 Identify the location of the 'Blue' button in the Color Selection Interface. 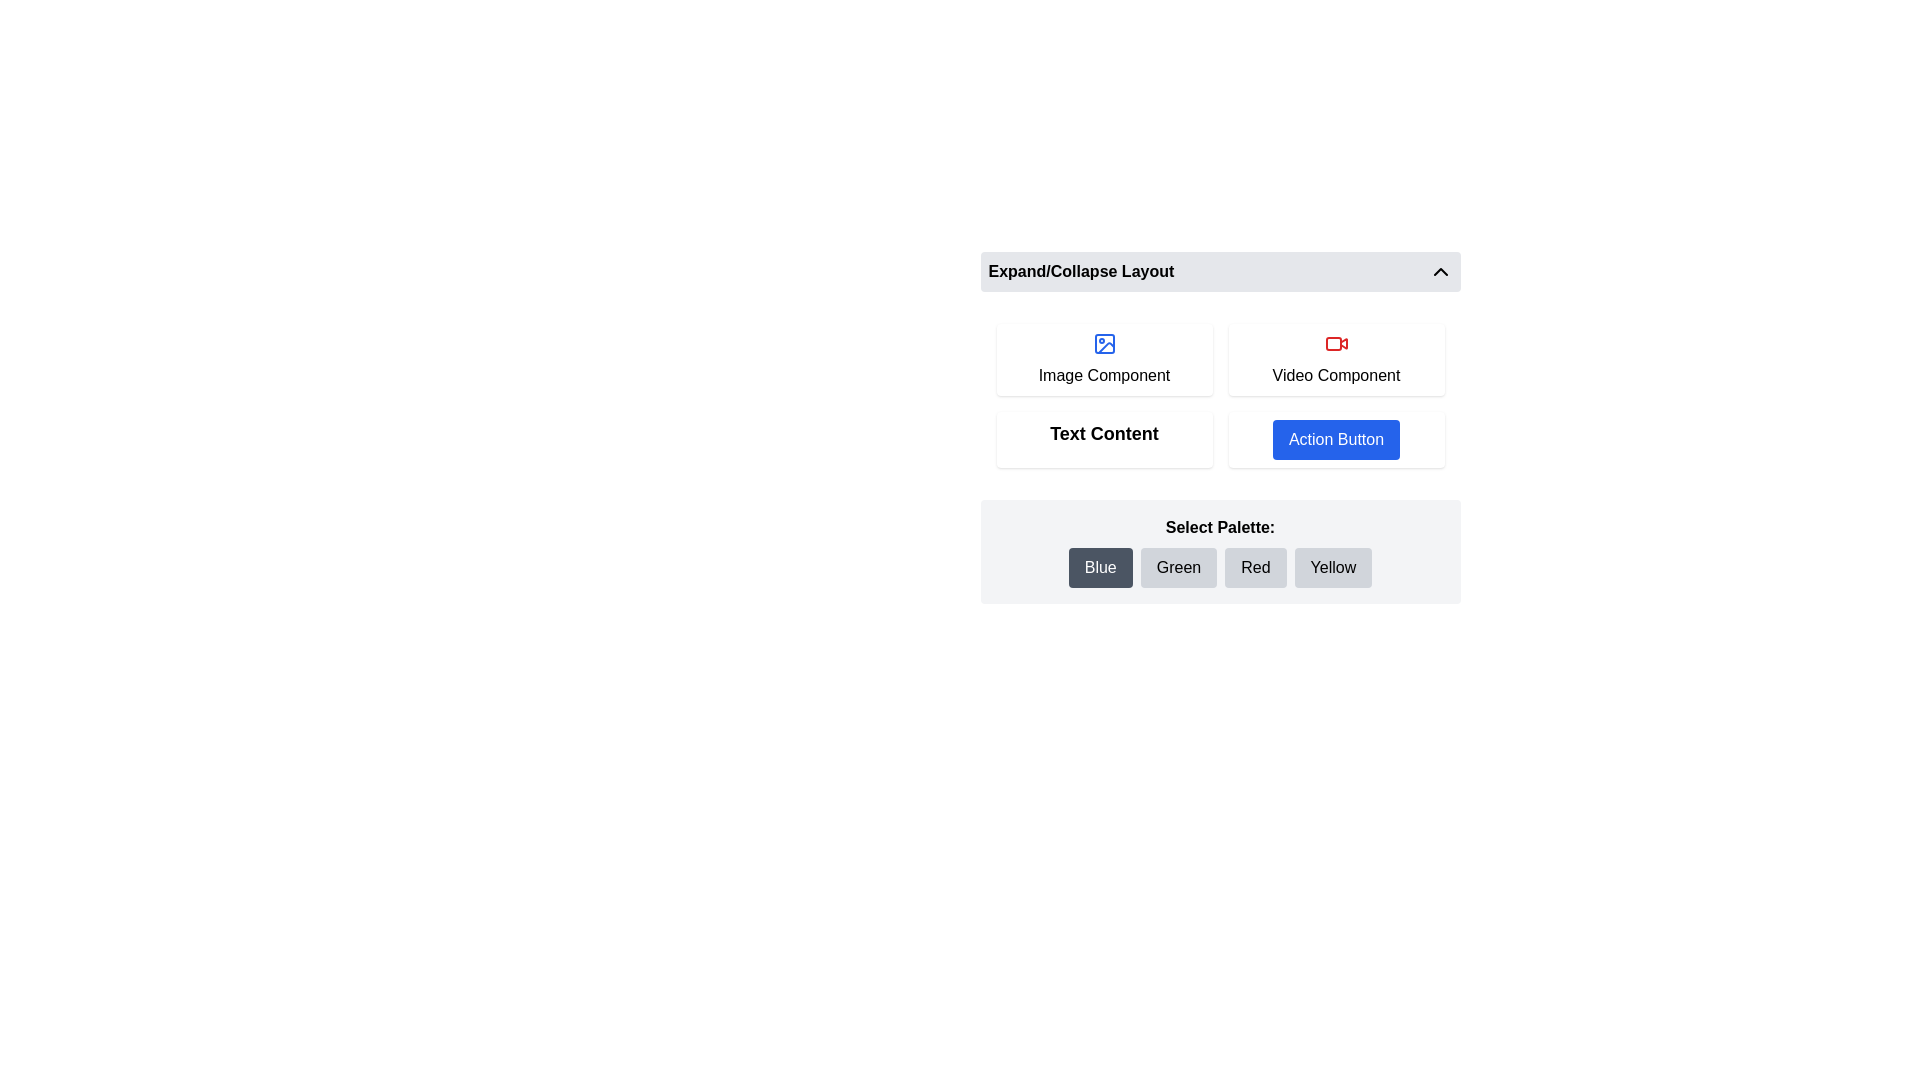
(1219, 551).